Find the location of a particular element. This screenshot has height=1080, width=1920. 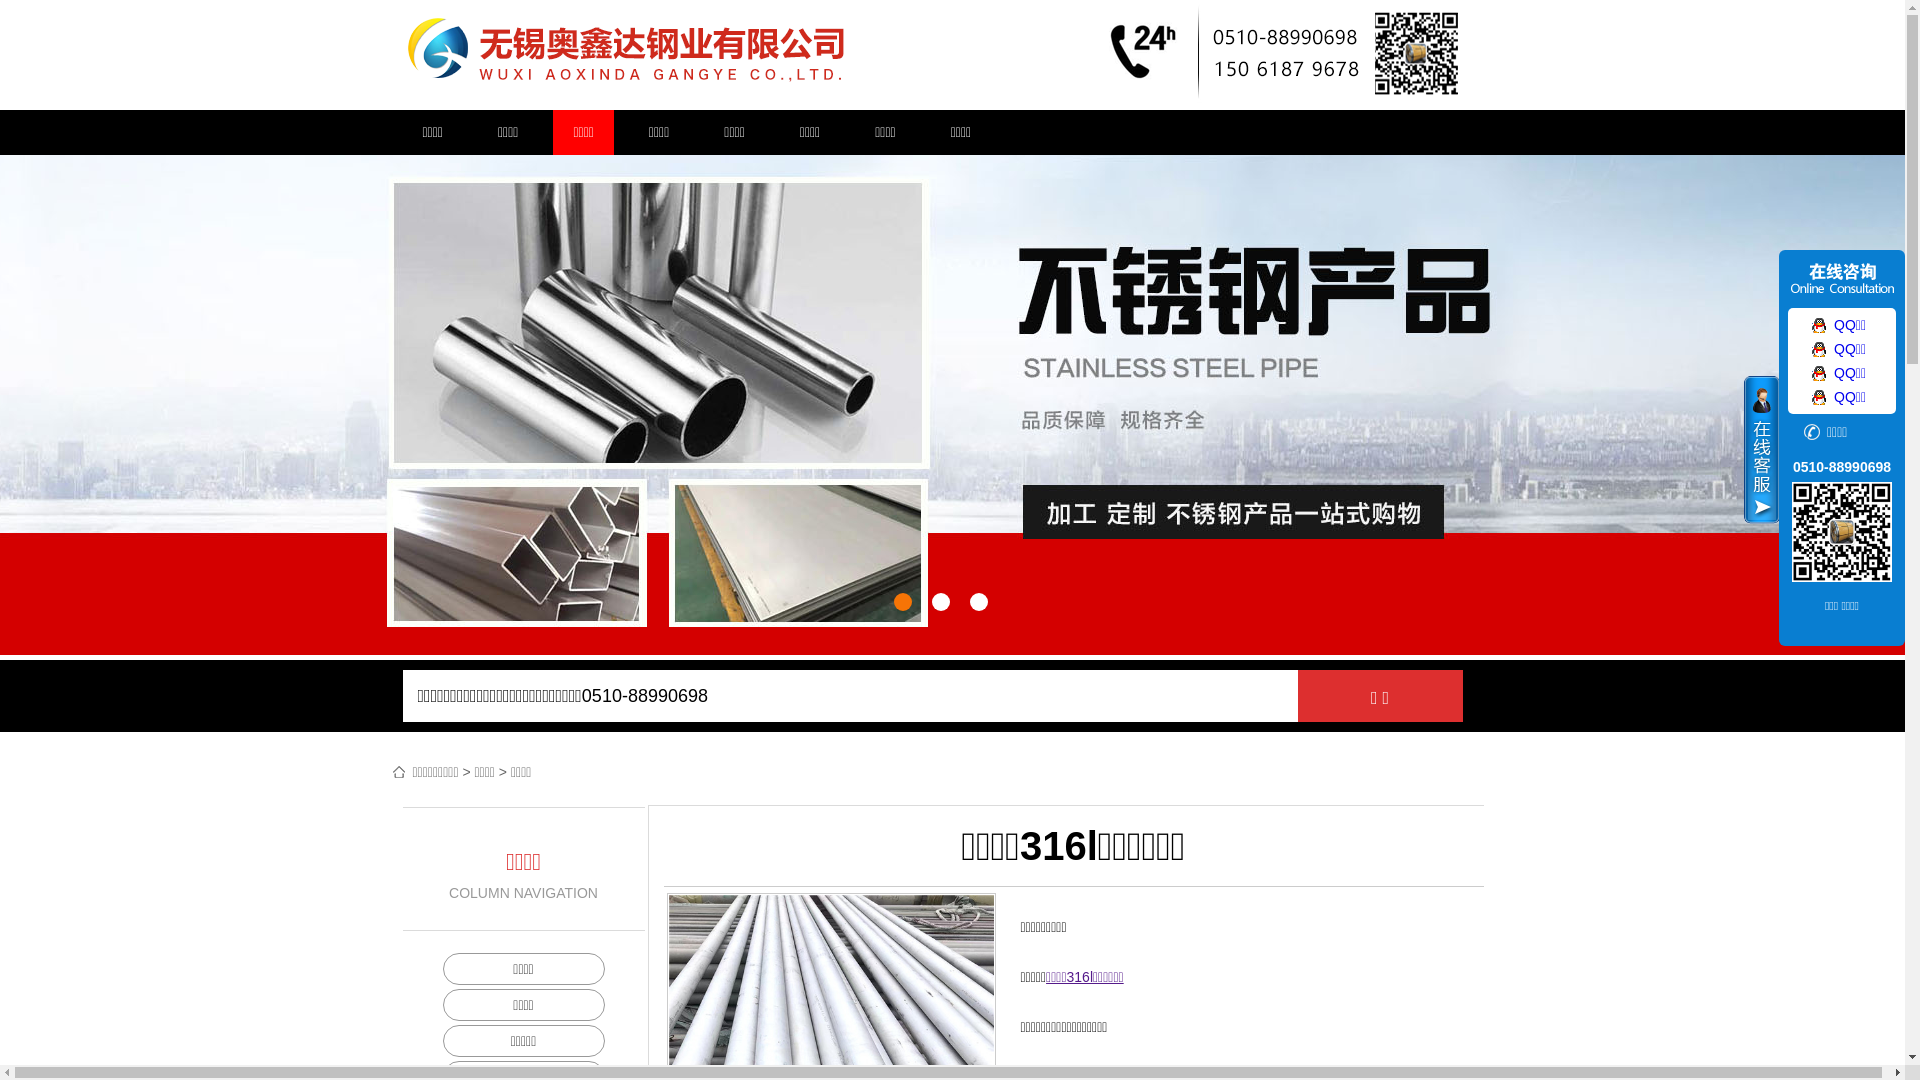

'3' is located at coordinates (969, 600).